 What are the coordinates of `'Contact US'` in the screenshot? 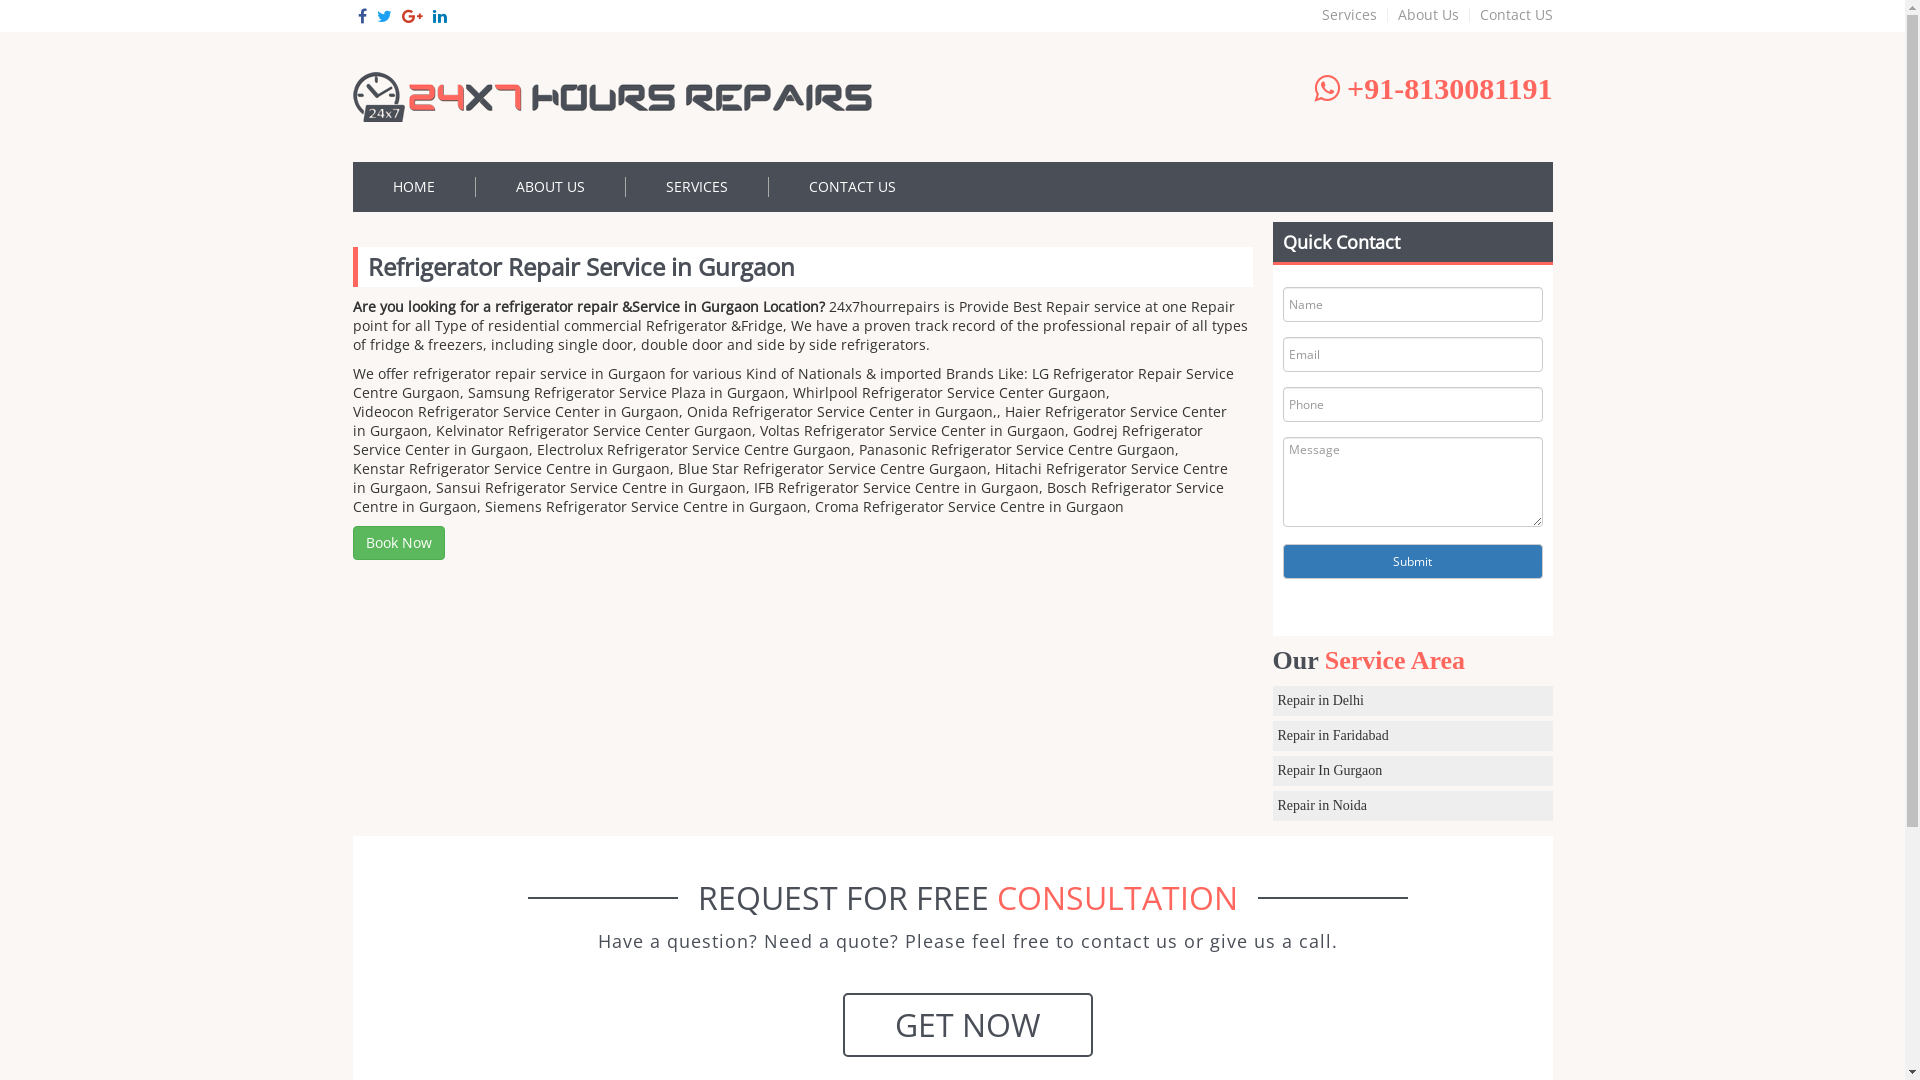 It's located at (1511, 15).